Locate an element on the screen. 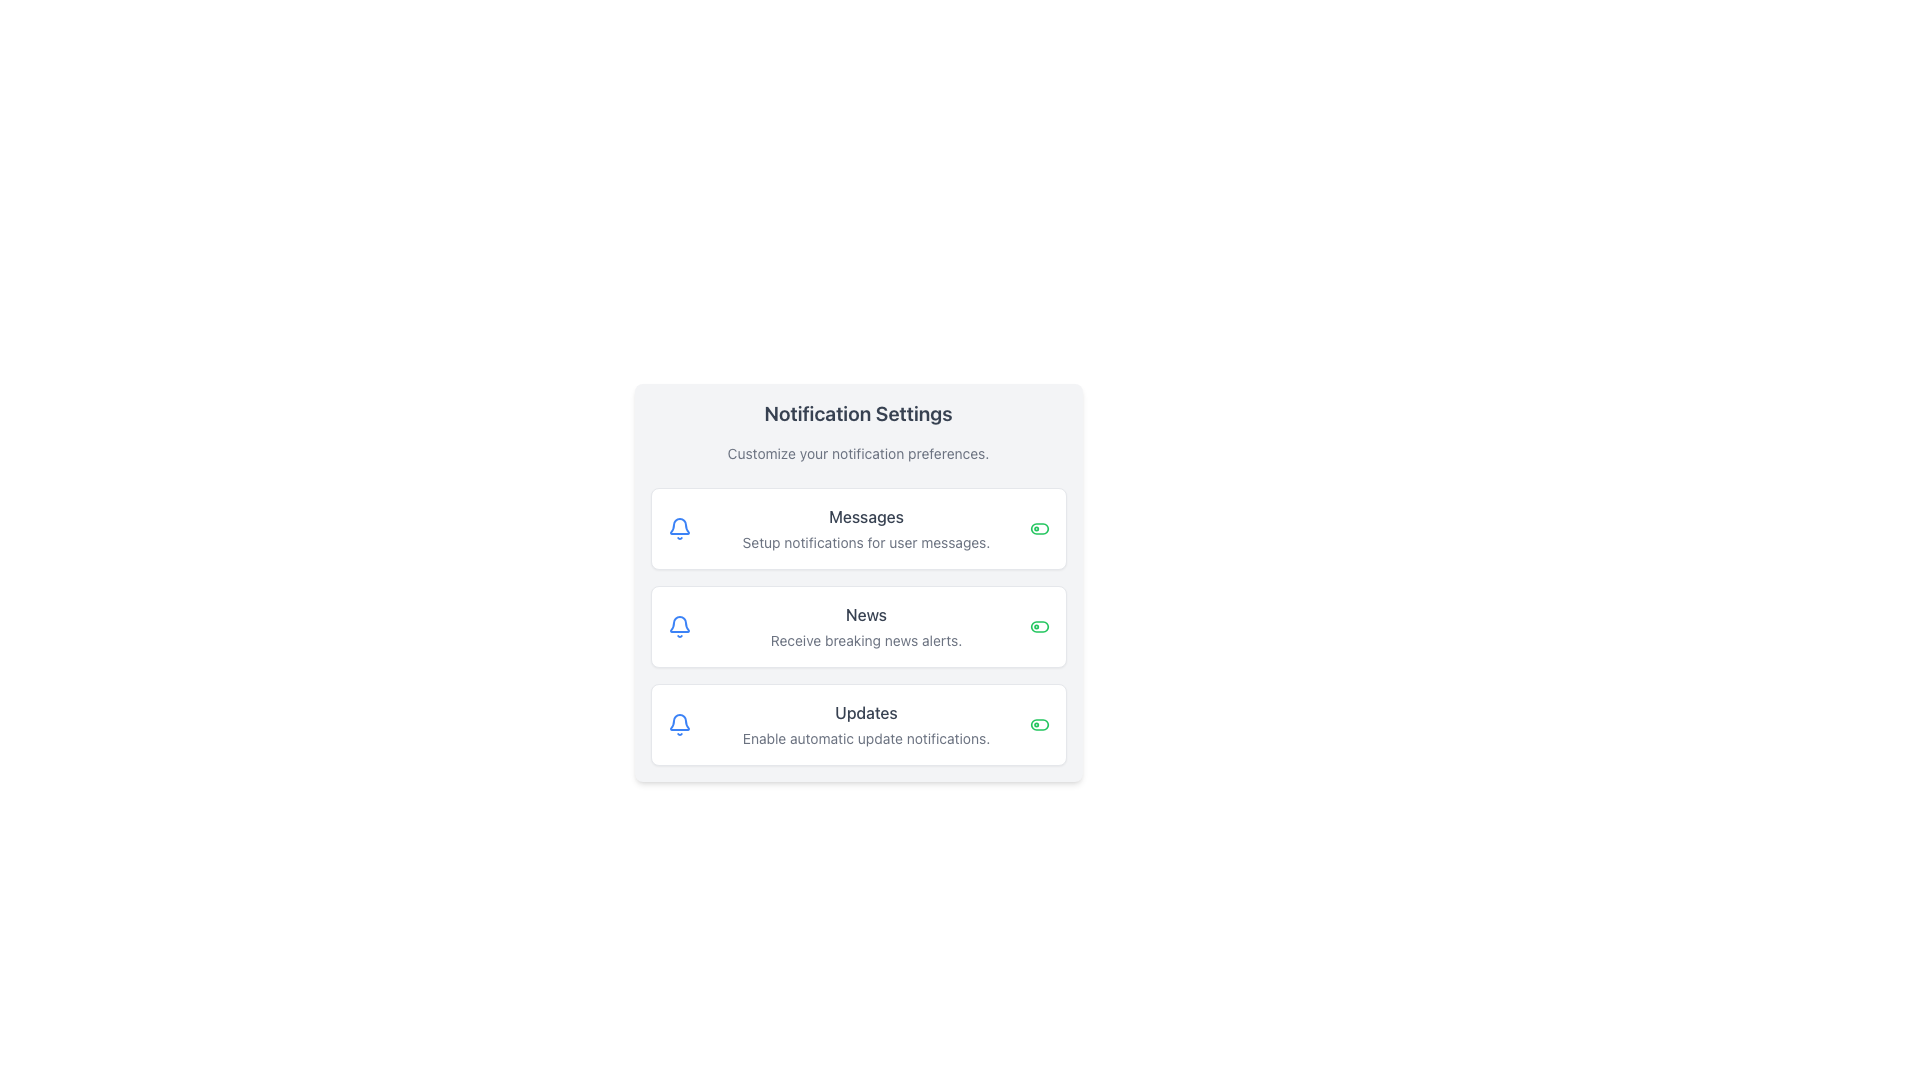 The image size is (1920, 1080). the text field that contains the phrase 'Receive breaking news alerts.' located below the 'News' heading in the notification setup card is located at coordinates (866, 640).